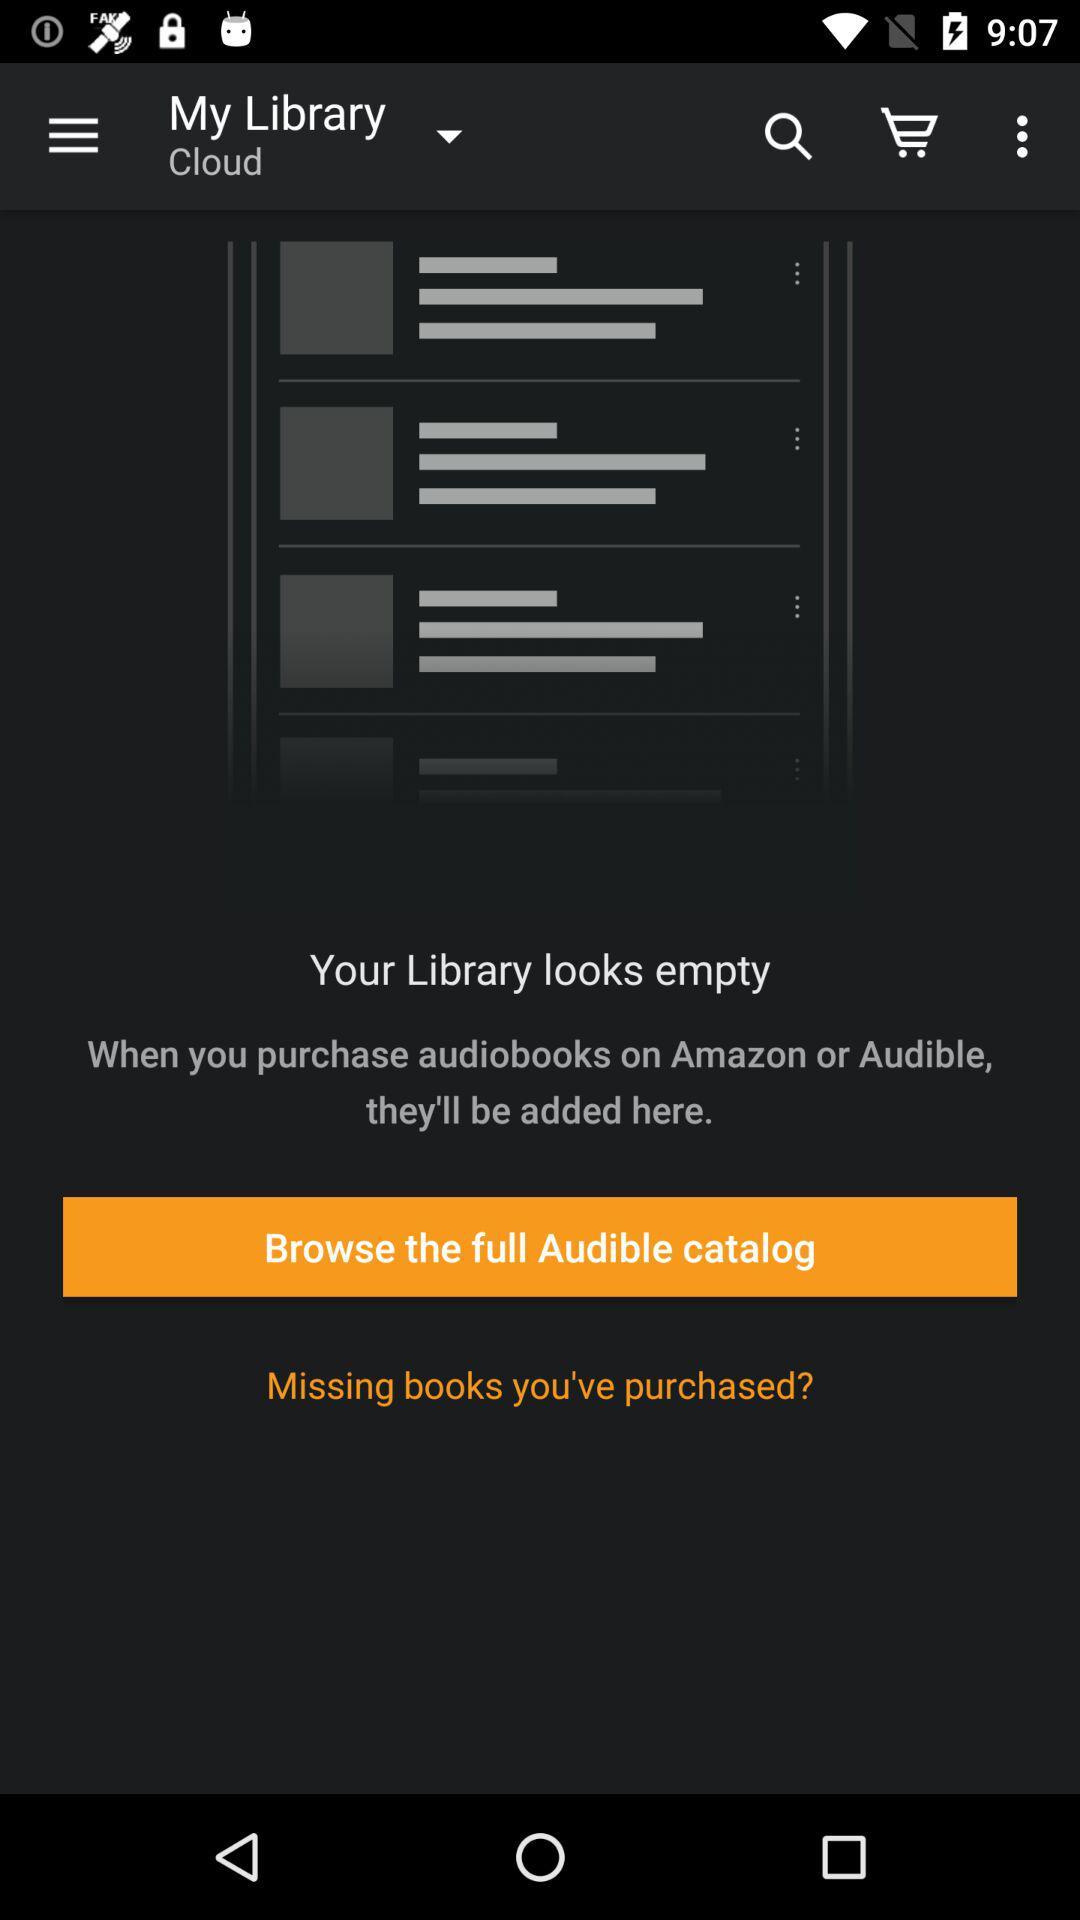 The width and height of the screenshot is (1080, 1920). I want to click on the missing books you, so click(540, 1383).